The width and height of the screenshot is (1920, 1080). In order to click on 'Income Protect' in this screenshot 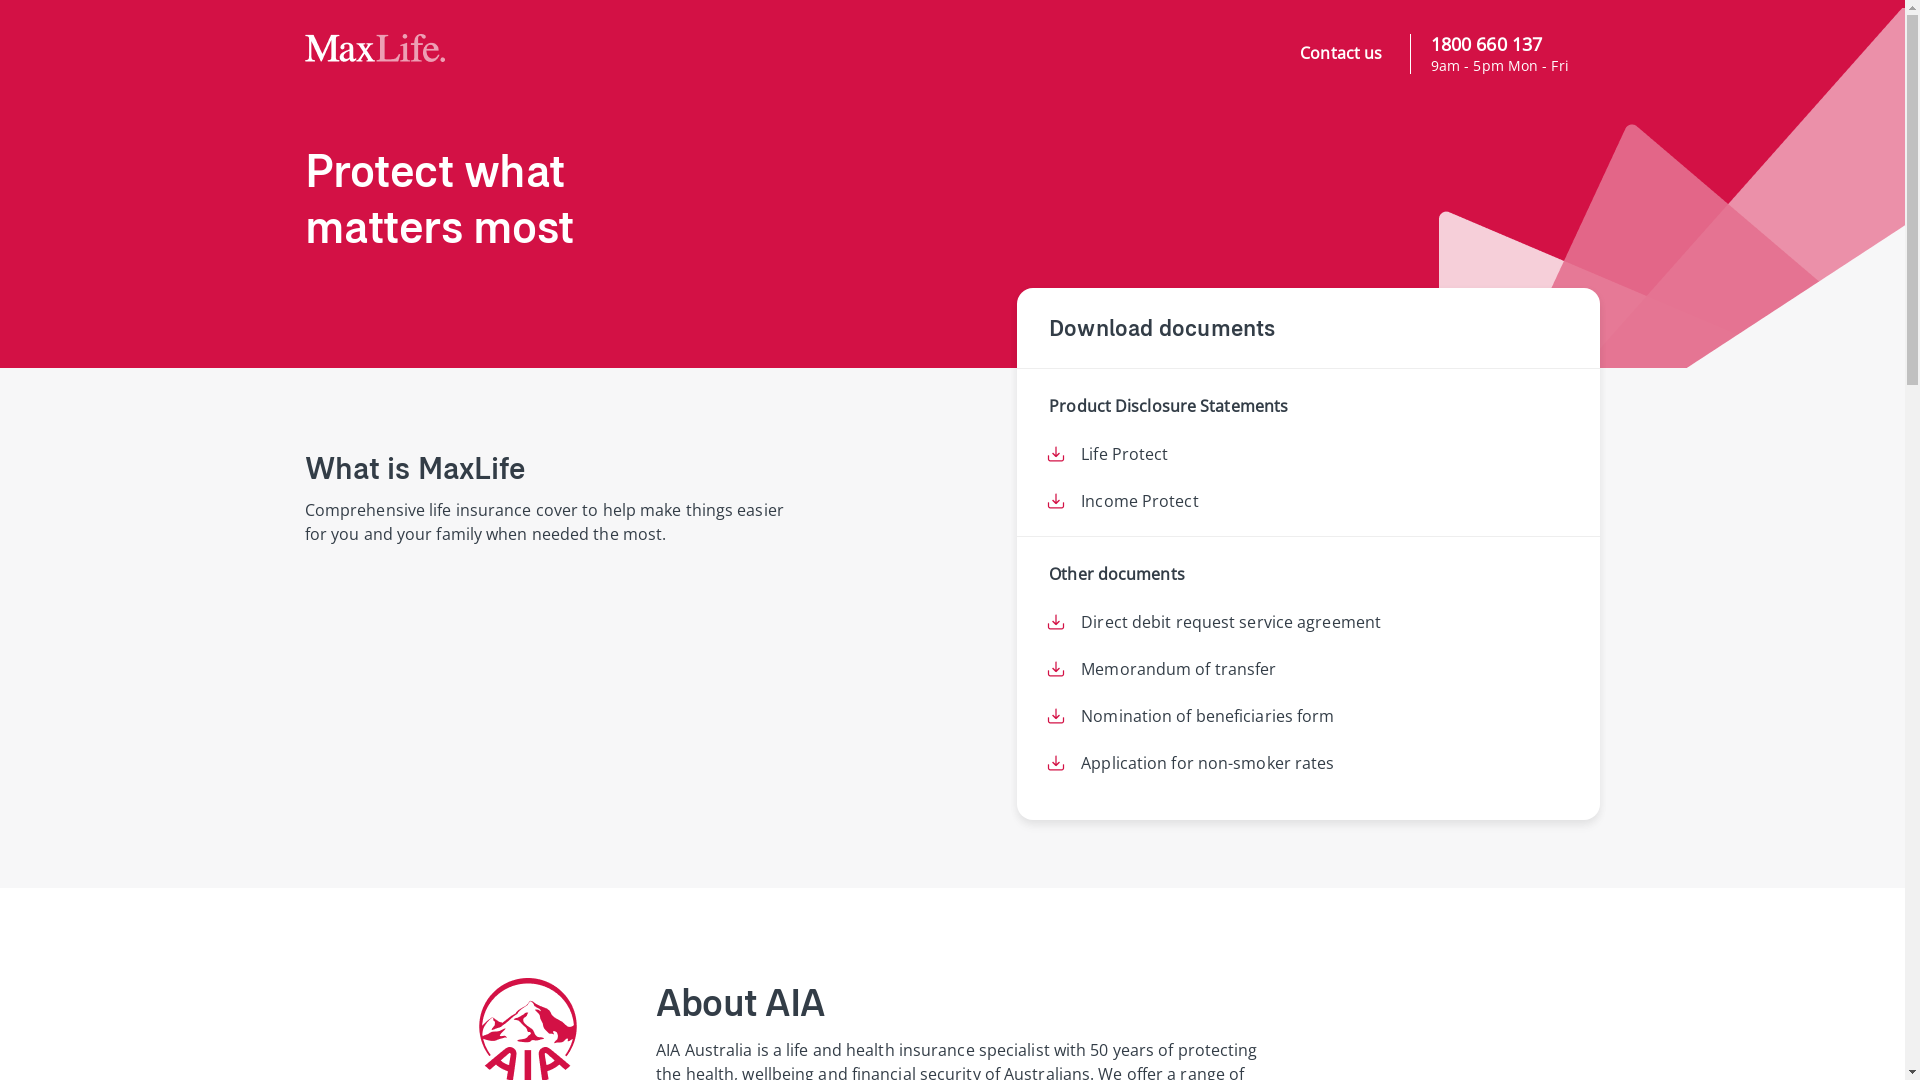, I will do `click(1139, 500)`.